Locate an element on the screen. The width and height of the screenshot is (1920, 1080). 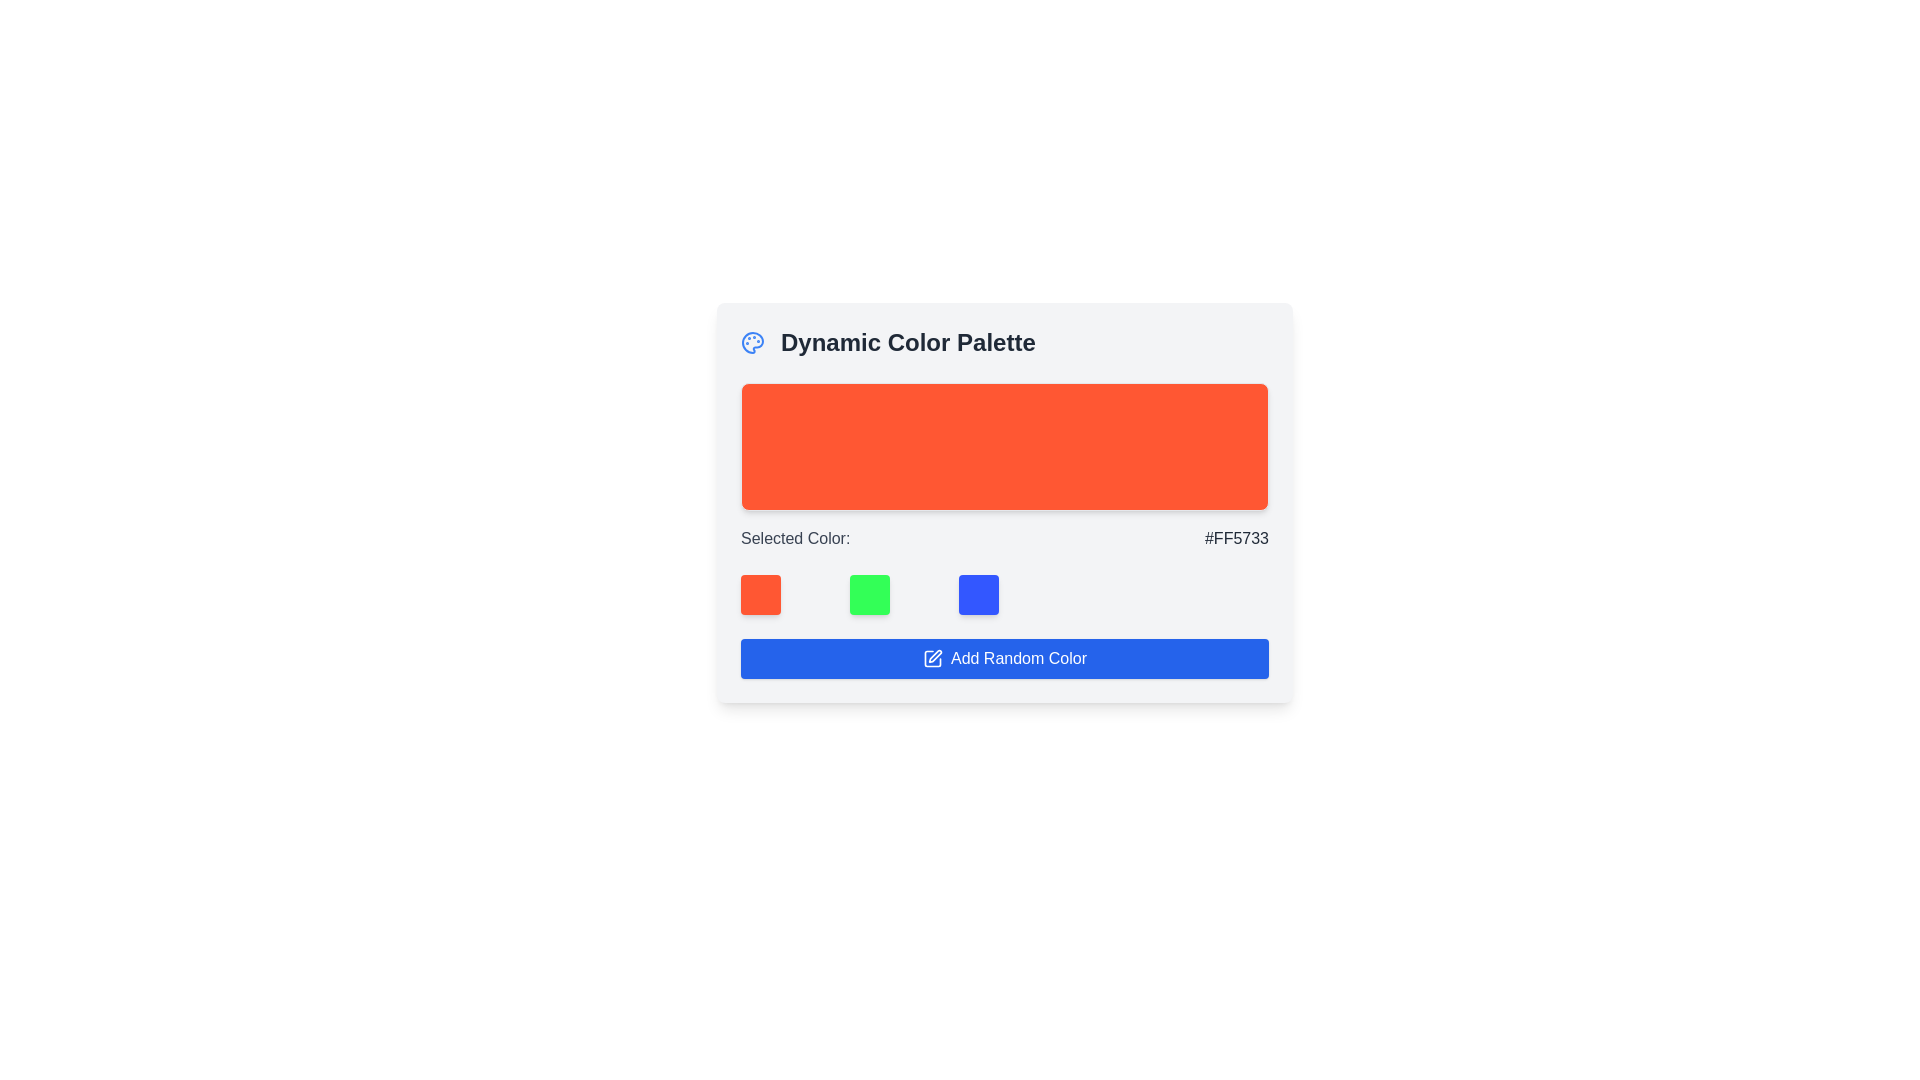
the color palette icon located on the left side of the 'Dynamic Color Palette' header is located at coordinates (752, 342).